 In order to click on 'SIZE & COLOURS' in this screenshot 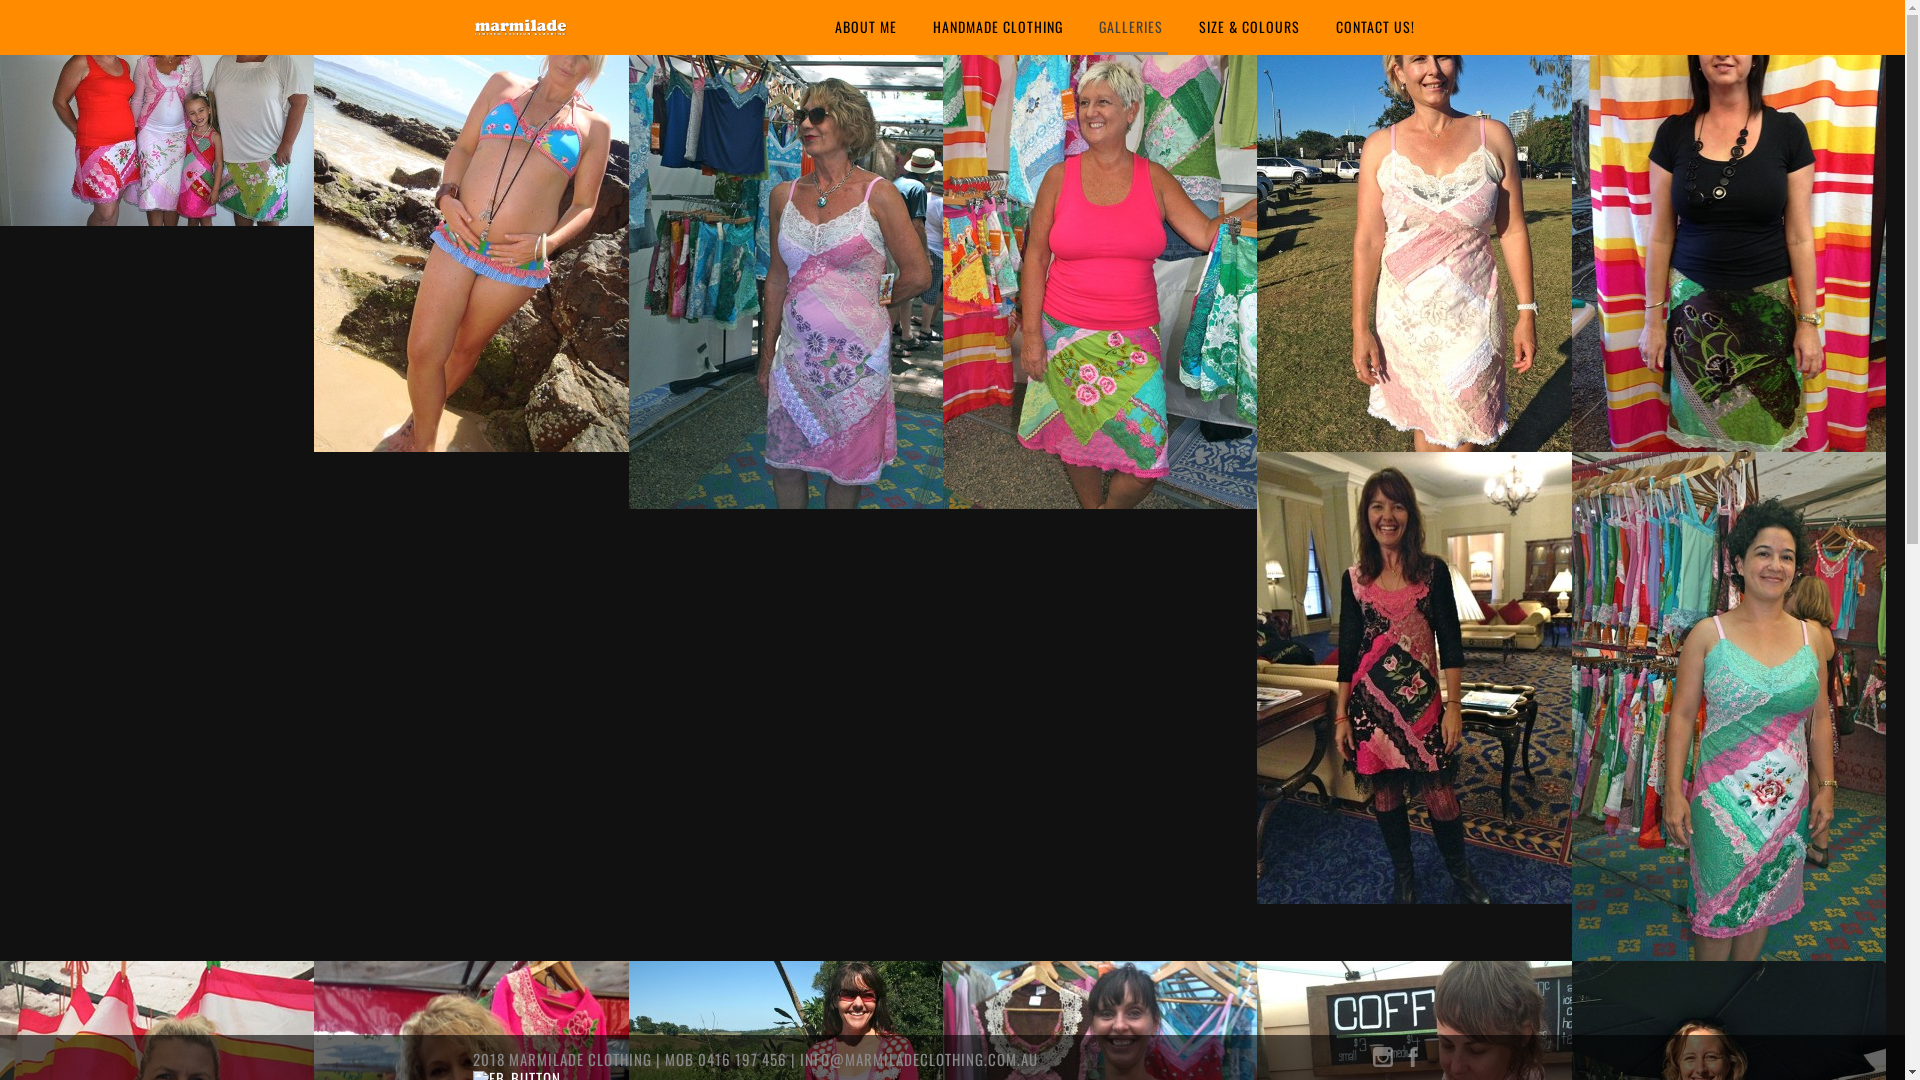, I will do `click(1194, 27)`.